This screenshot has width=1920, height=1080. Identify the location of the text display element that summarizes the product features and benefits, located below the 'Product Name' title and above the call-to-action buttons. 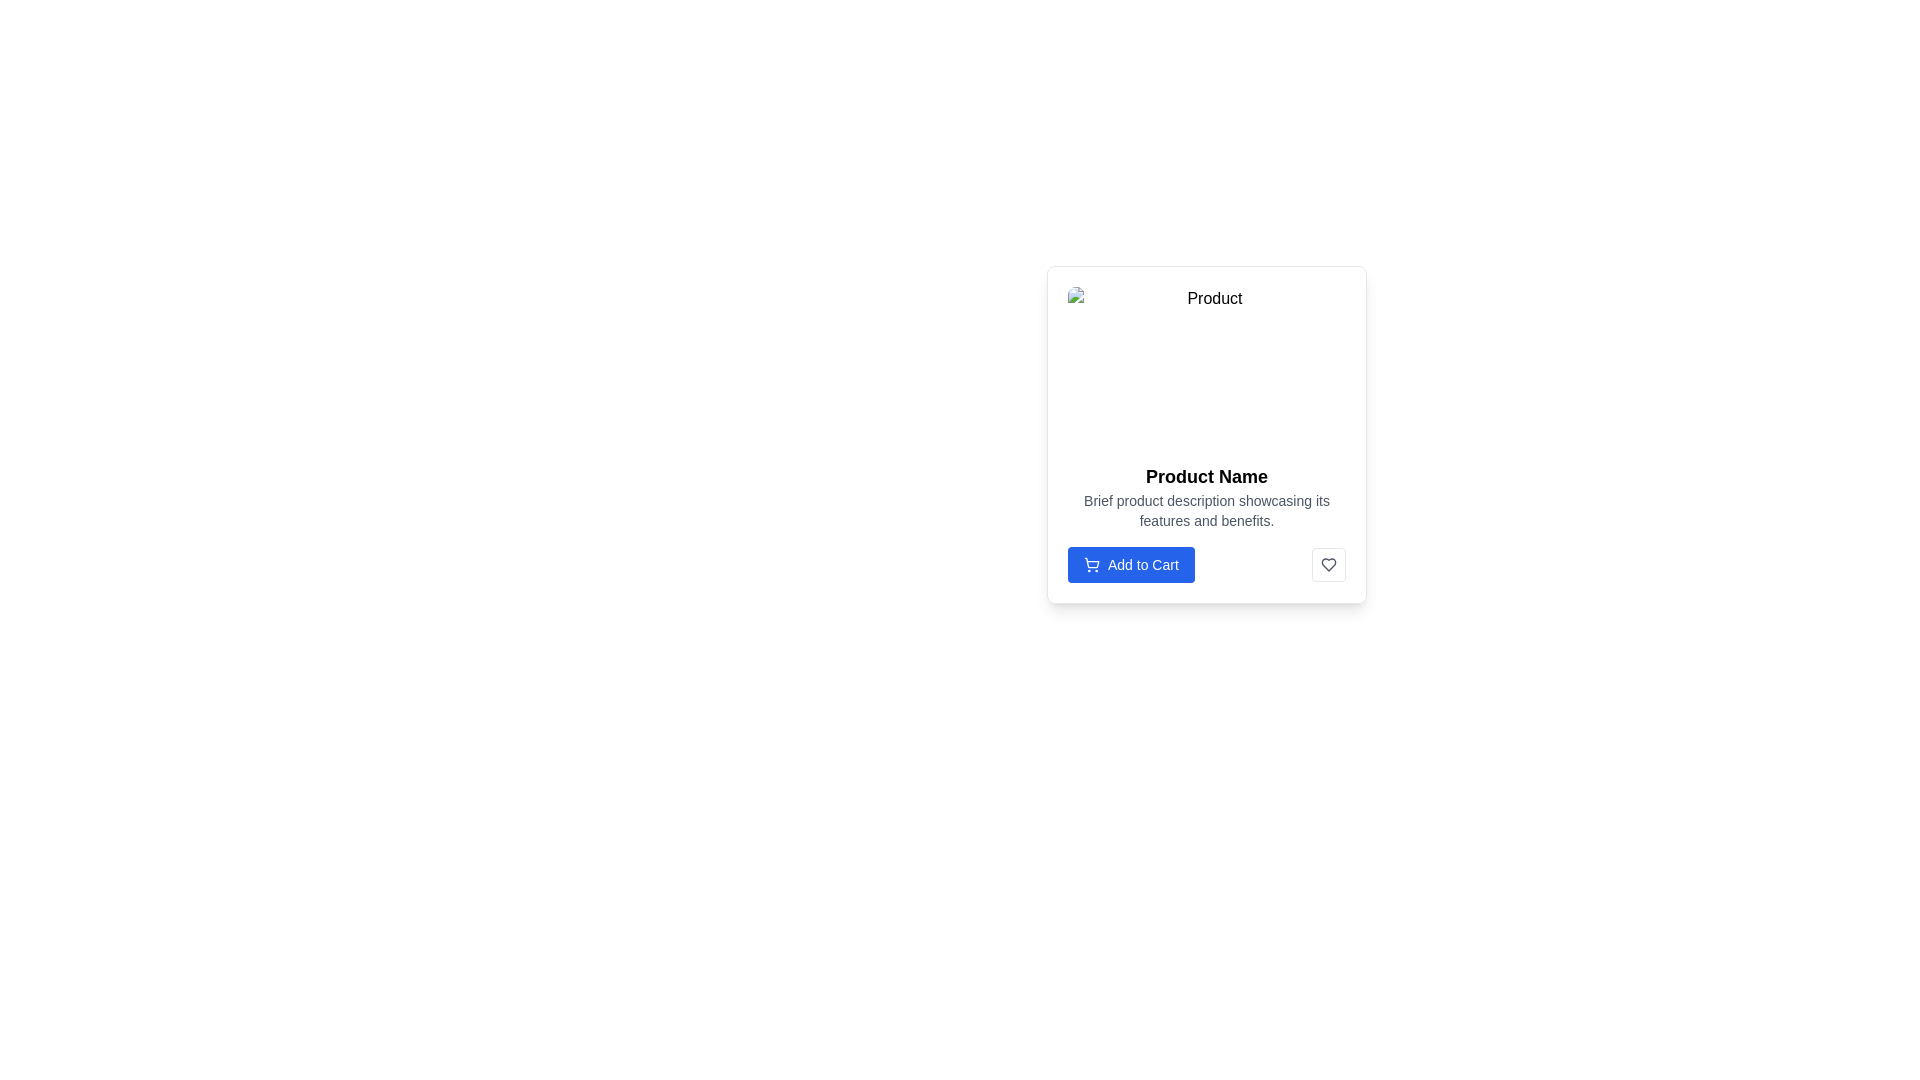
(1205, 509).